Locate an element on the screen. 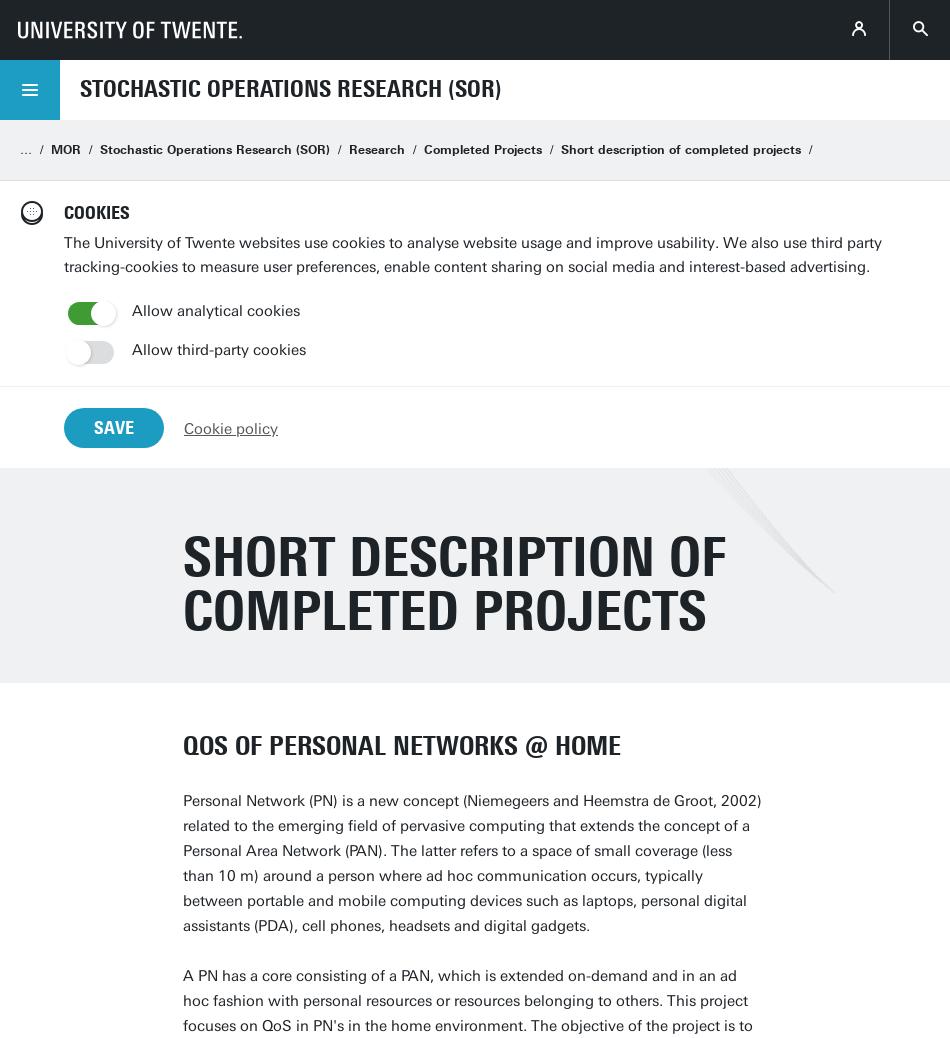 This screenshot has height=1038, width=950. 'Cookie policy' is located at coordinates (231, 429).